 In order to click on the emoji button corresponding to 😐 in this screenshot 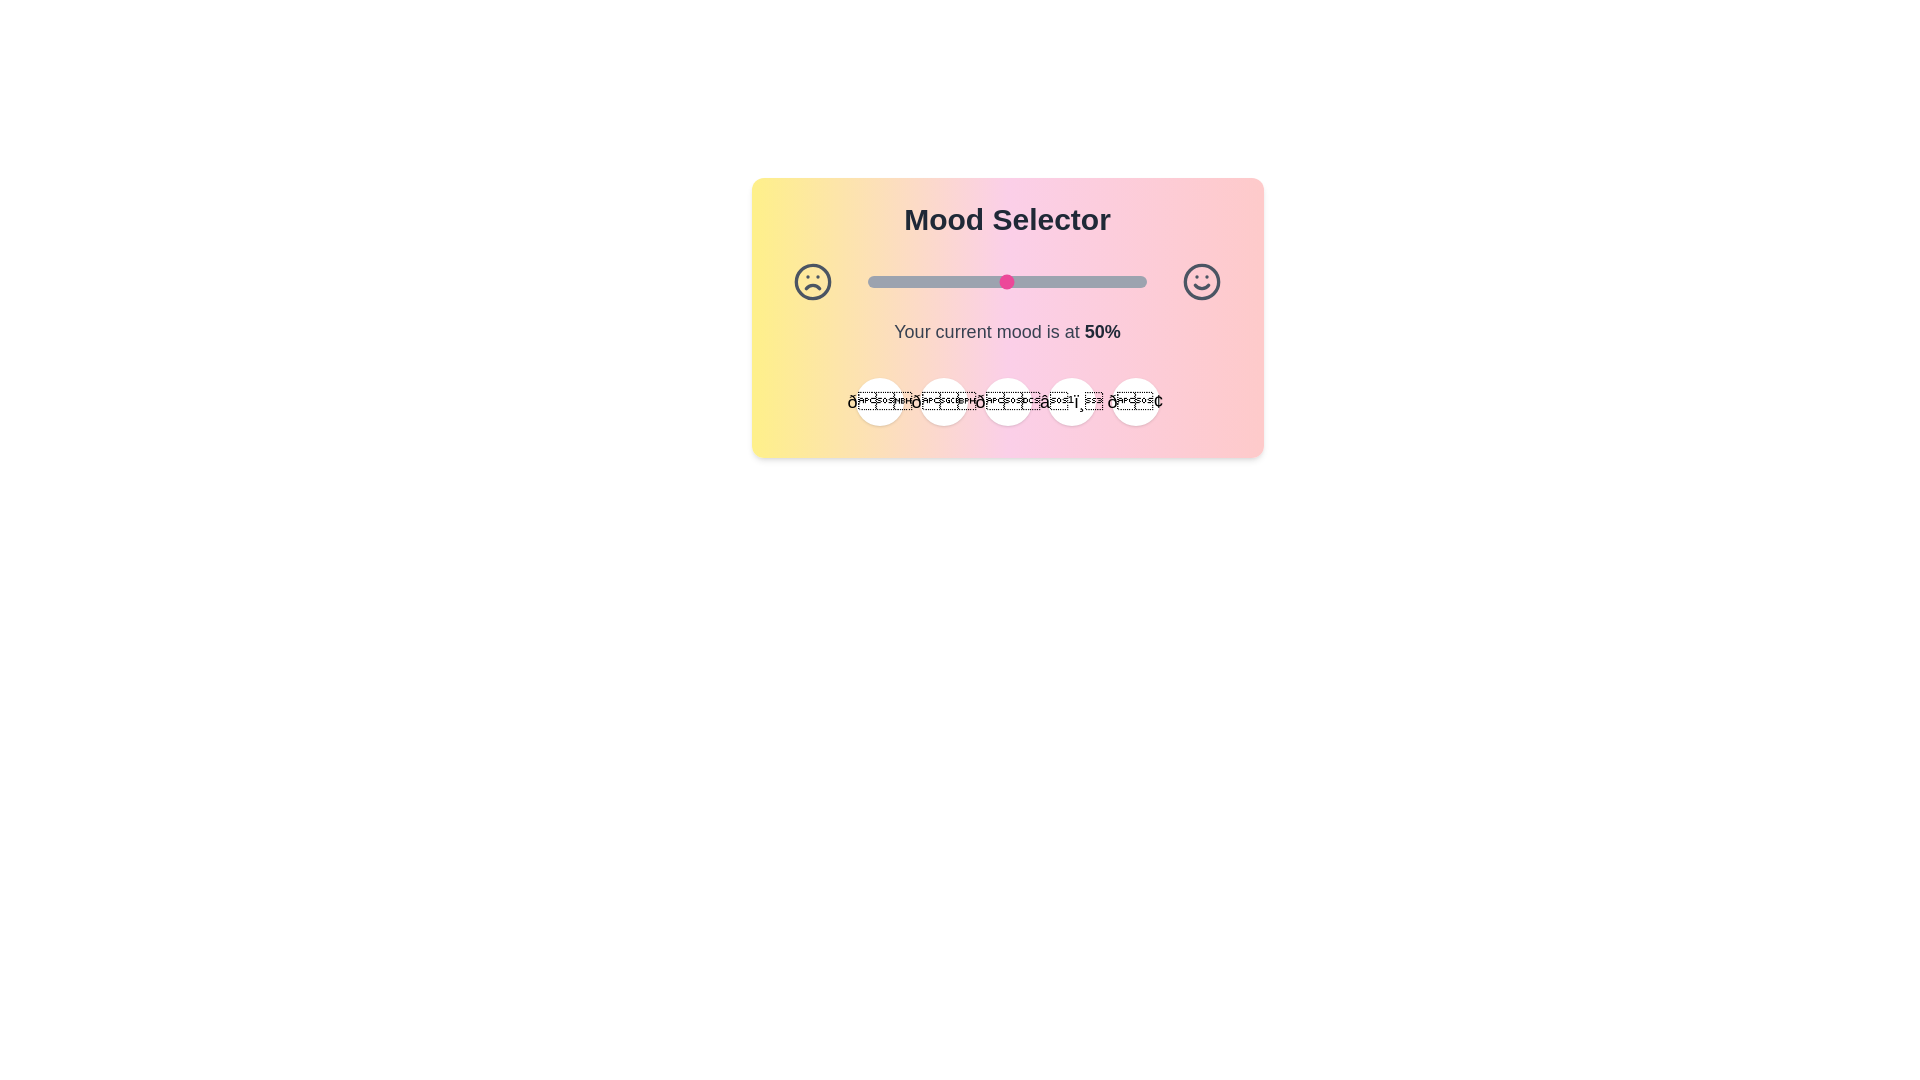, I will do `click(1007, 401)`.